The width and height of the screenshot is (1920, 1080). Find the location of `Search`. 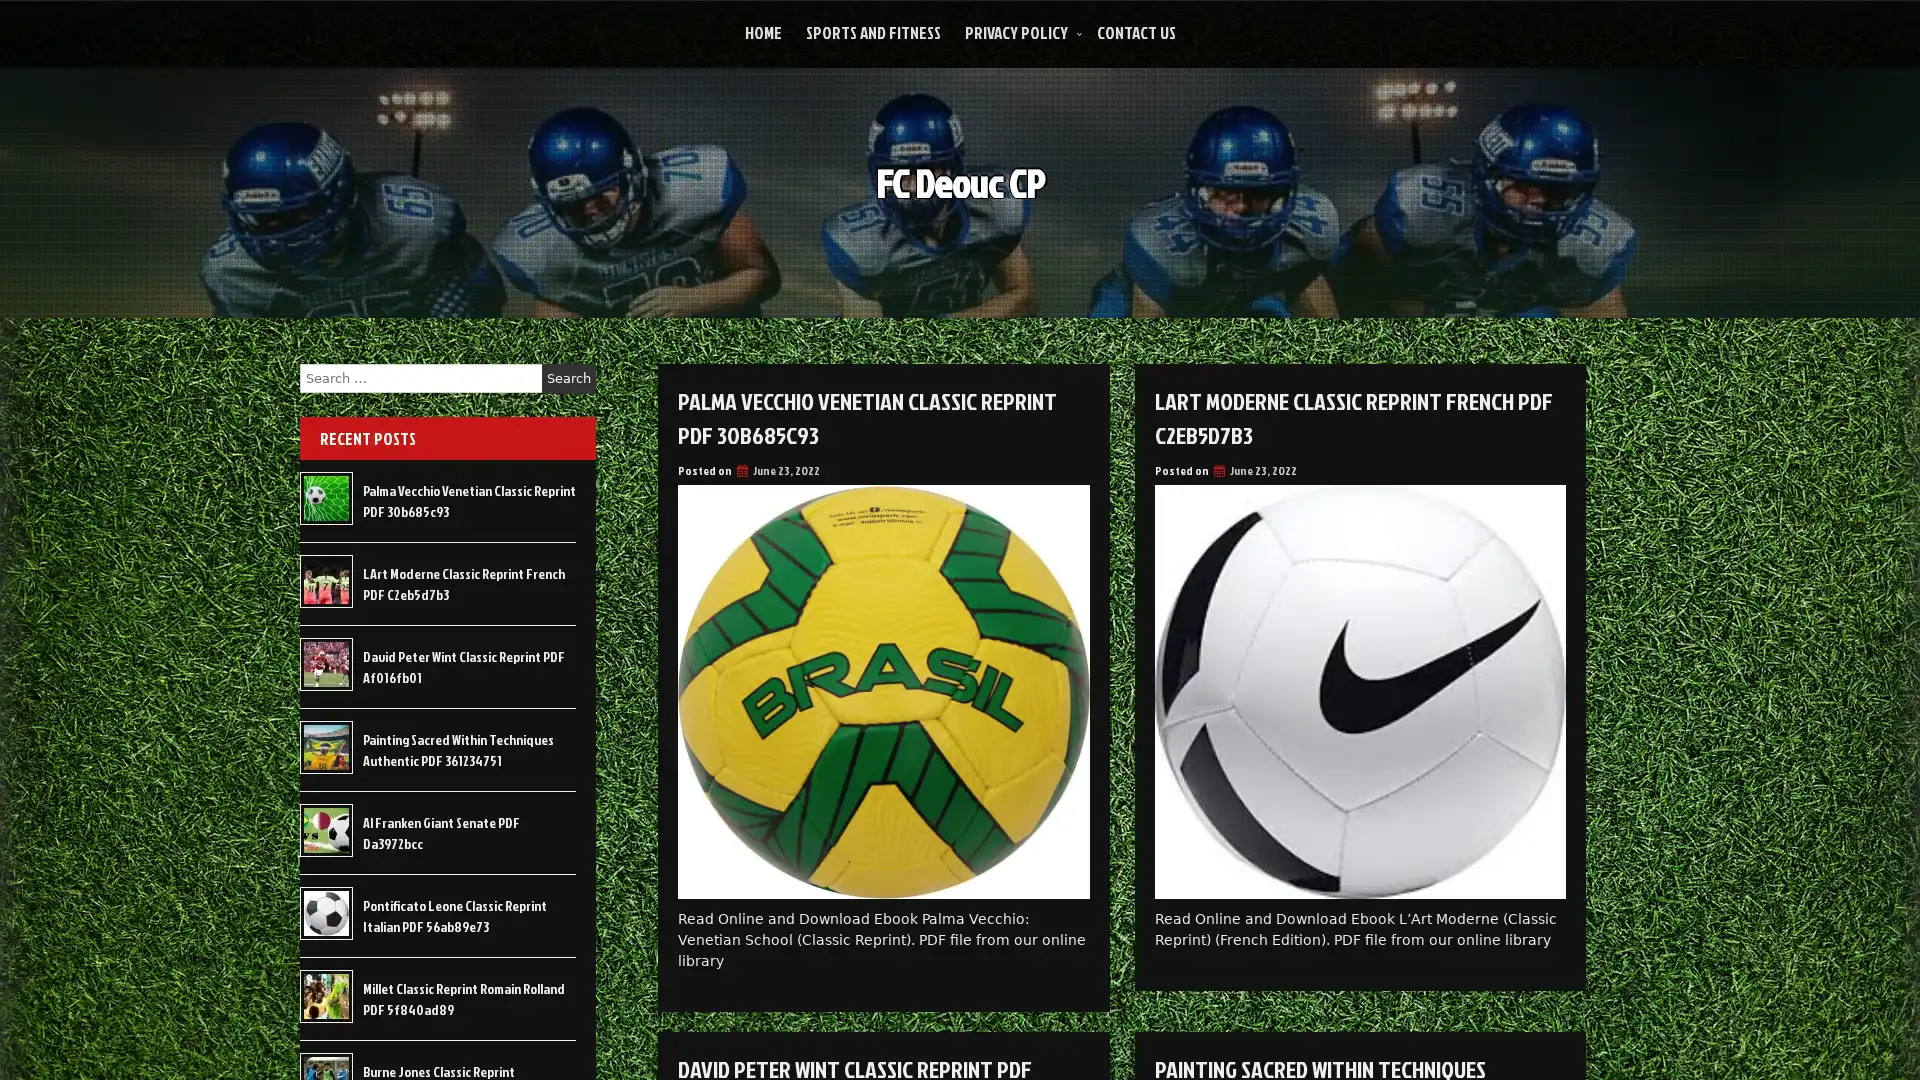

Search is located at coordinates (568, 378).